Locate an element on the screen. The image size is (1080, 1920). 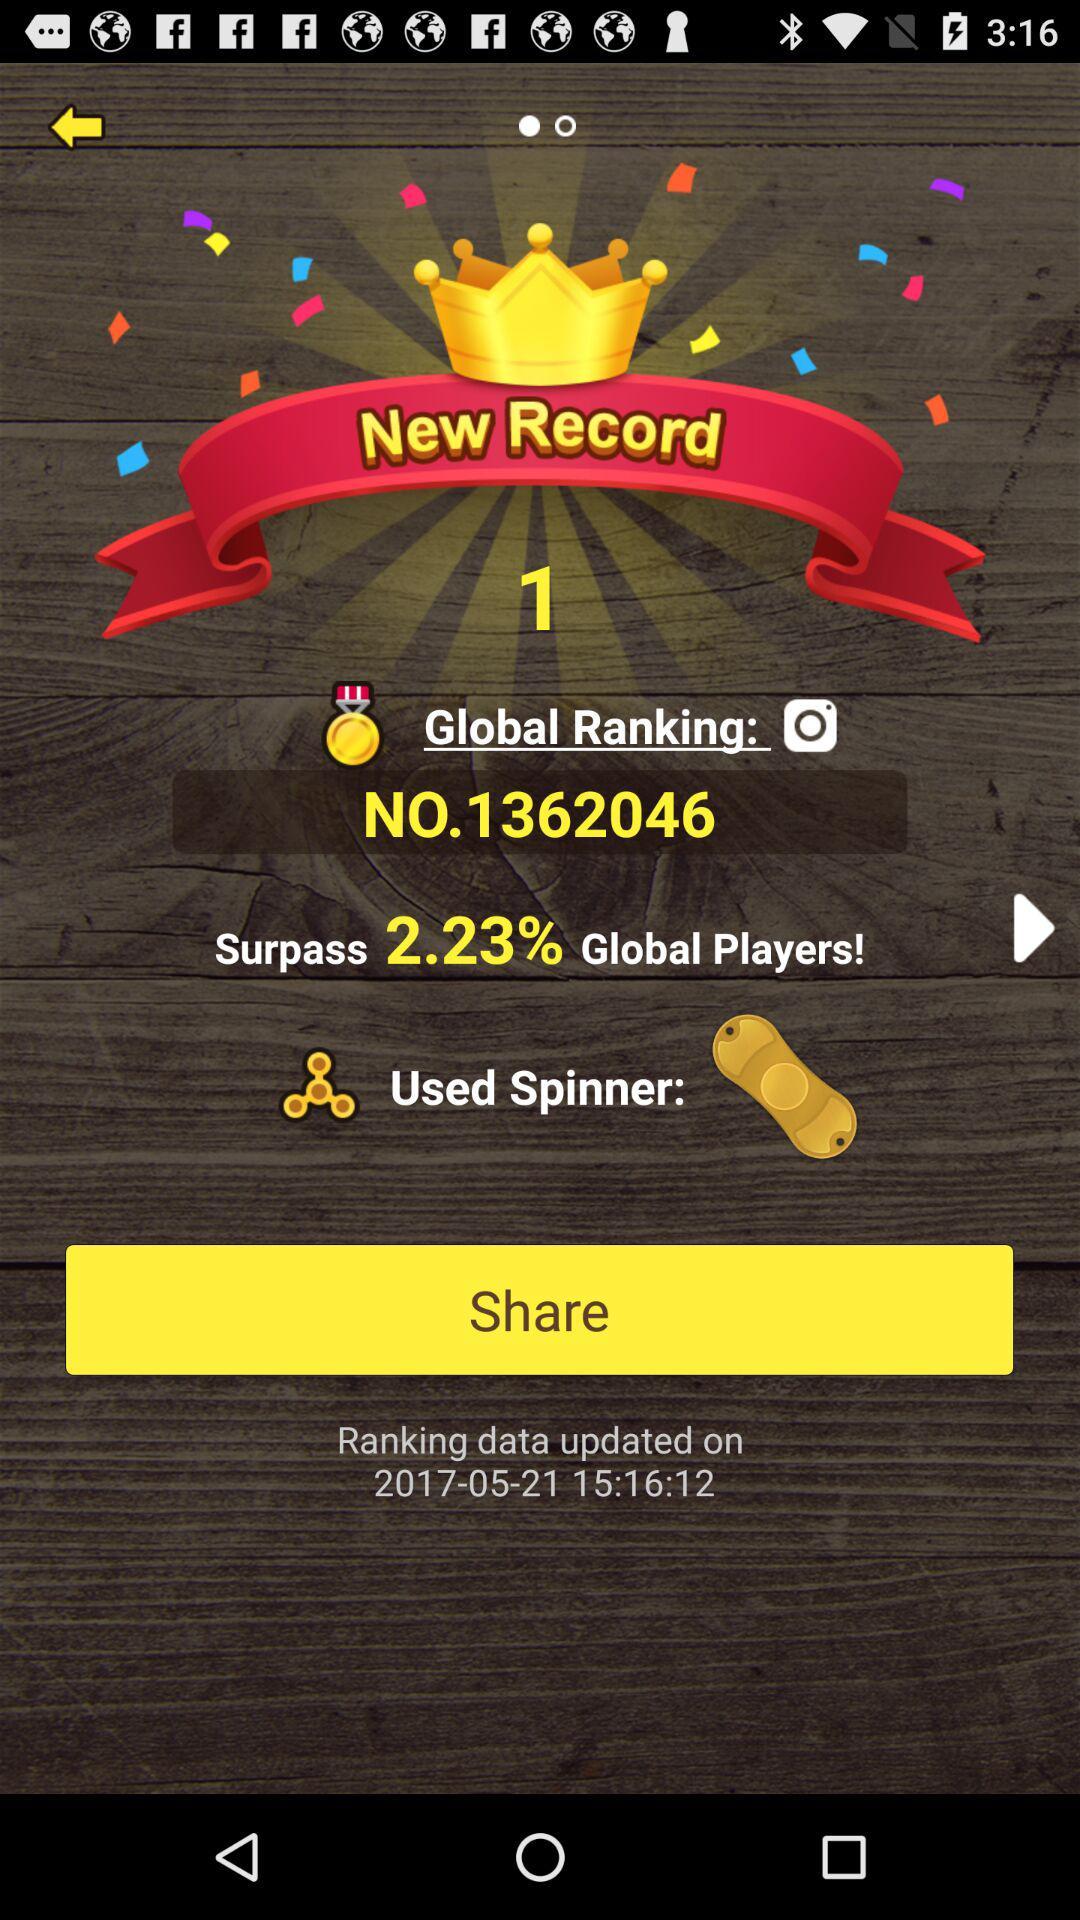
the arrow_backward icon is located at coordinates (75, 133).